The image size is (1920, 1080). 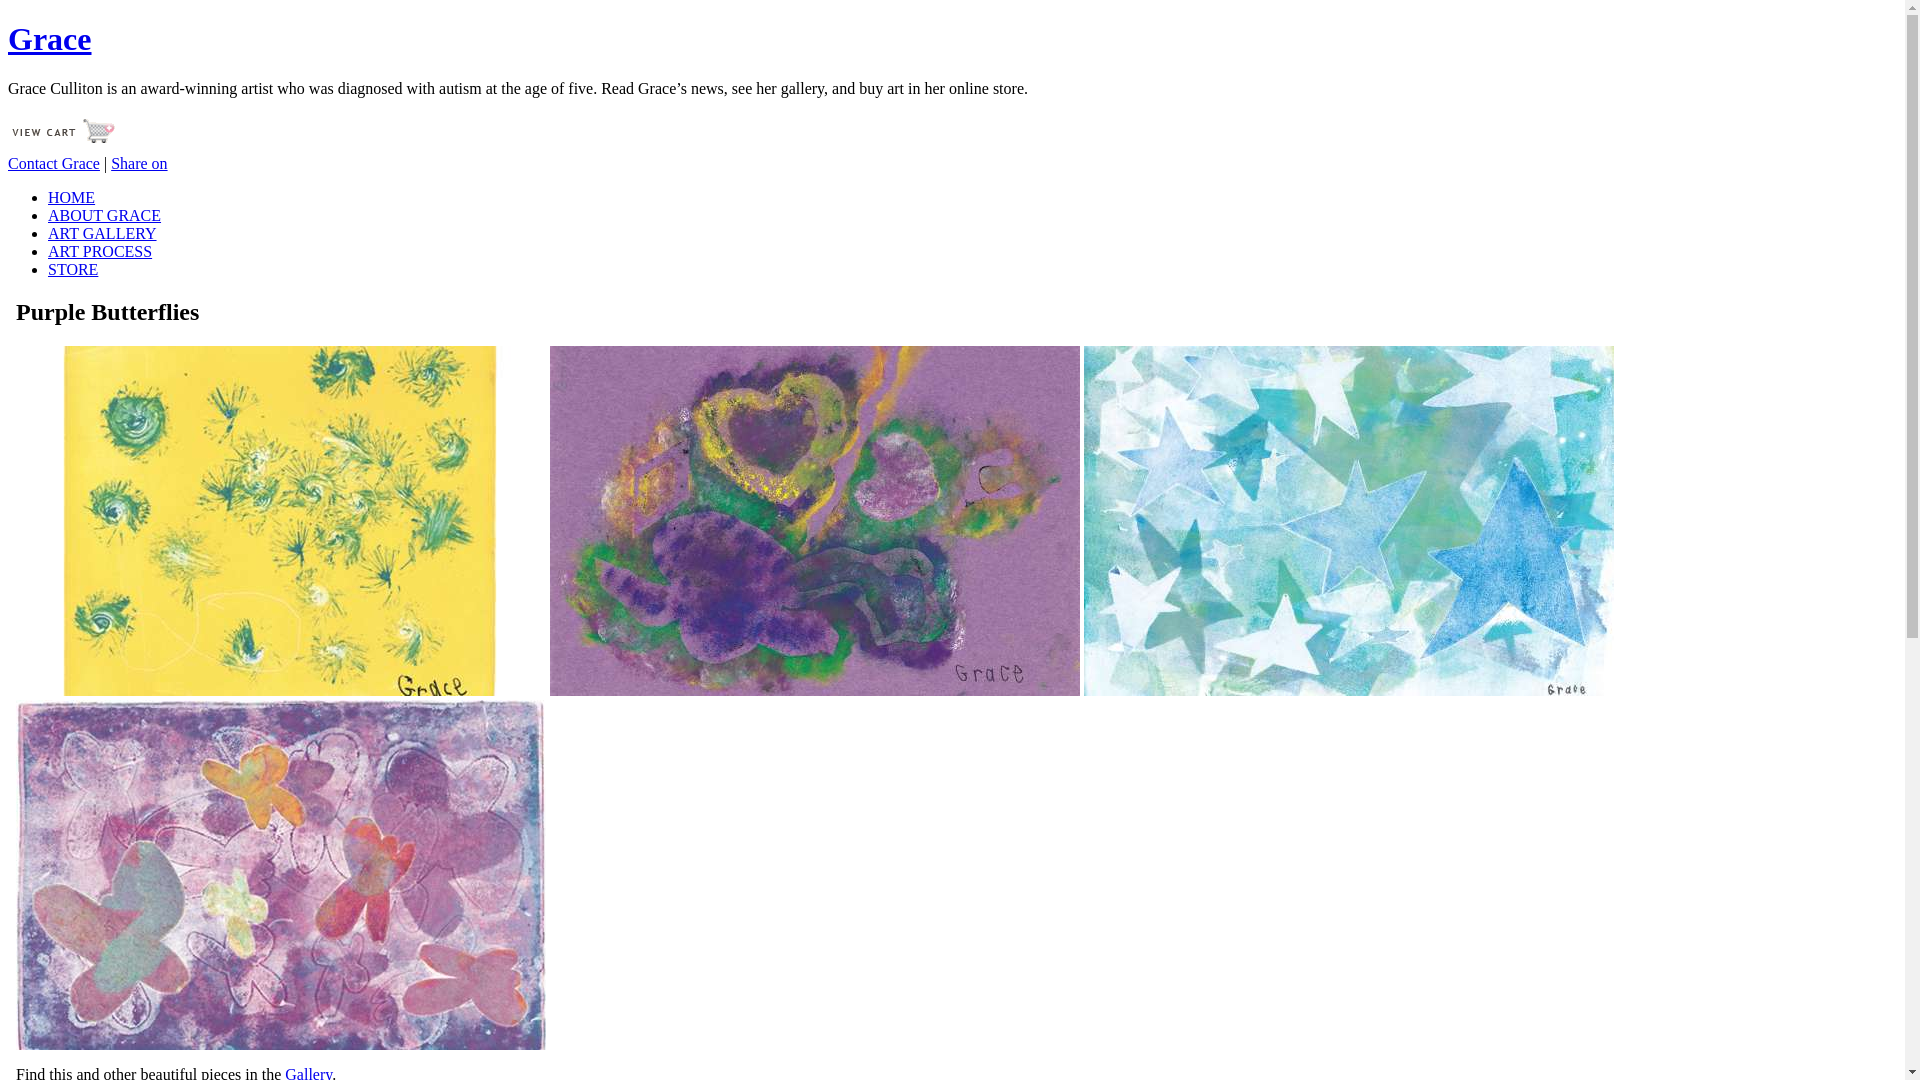 What do you see at coordinates (72, 268) in the screenshot?
I see `'STORE'` at bounding box center [72, 268].